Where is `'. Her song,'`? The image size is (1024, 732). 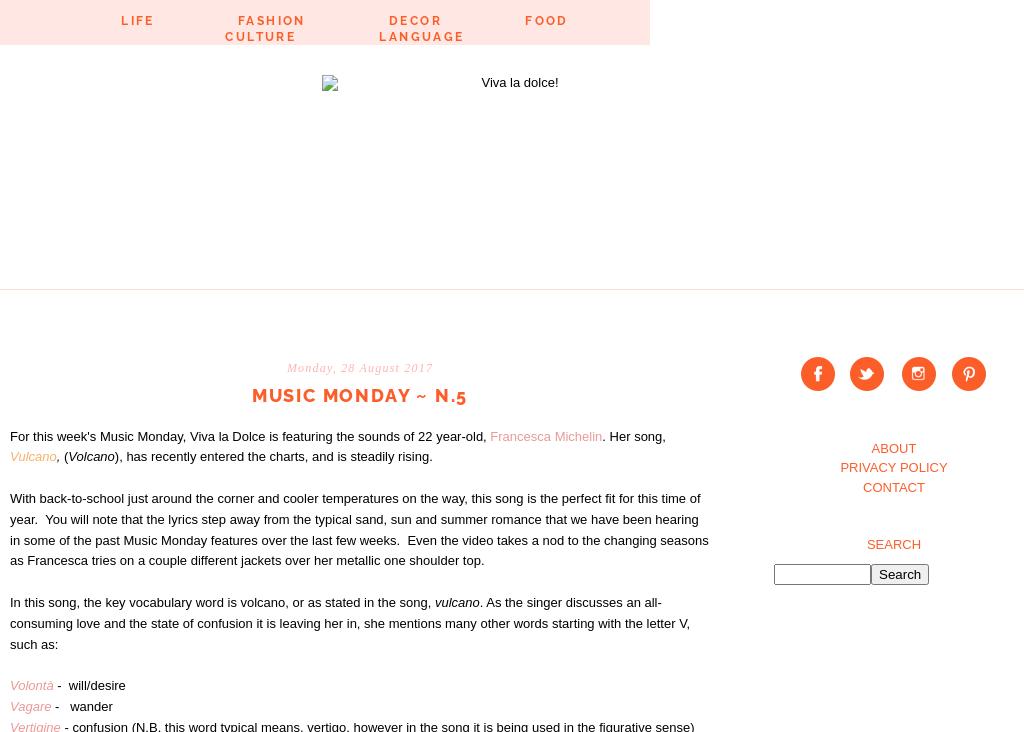 '. Her song,' is located at coordinates (602, 434).